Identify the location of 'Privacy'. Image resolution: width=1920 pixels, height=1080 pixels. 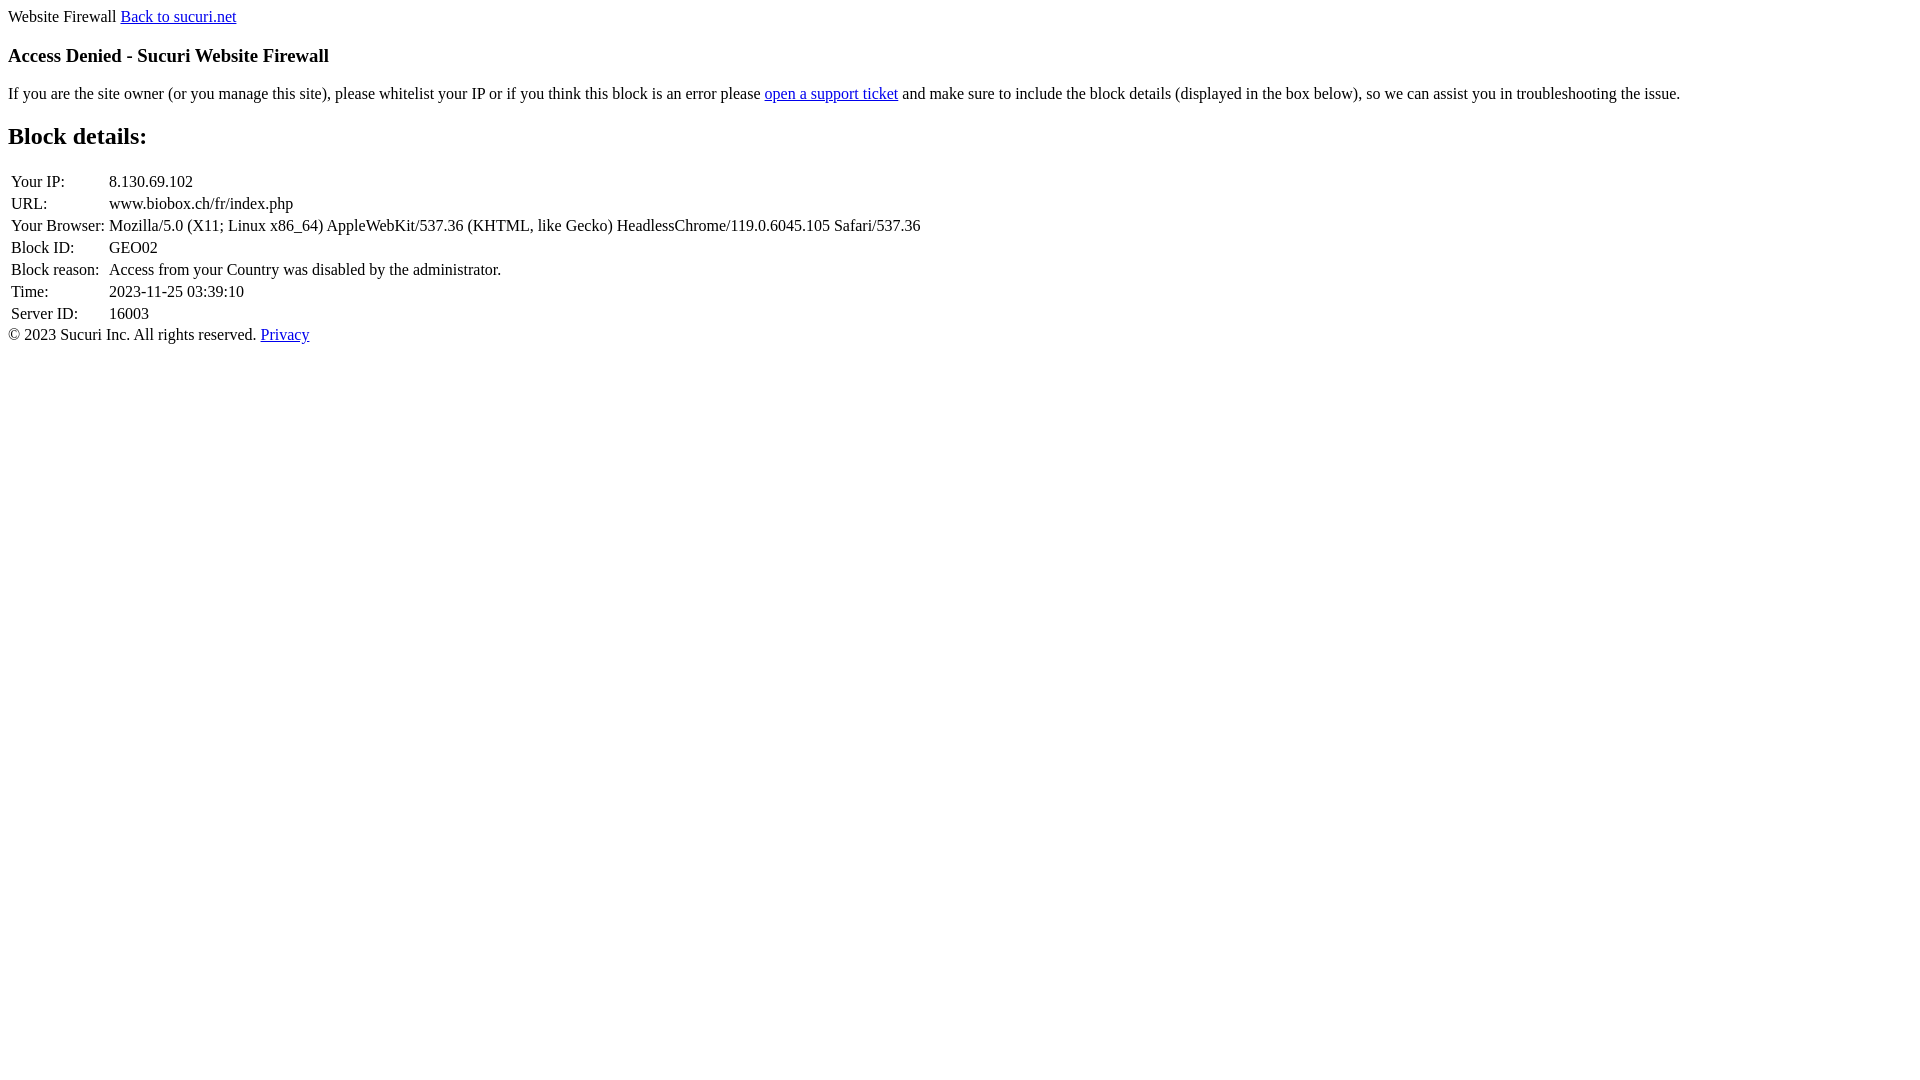
(284, 333).